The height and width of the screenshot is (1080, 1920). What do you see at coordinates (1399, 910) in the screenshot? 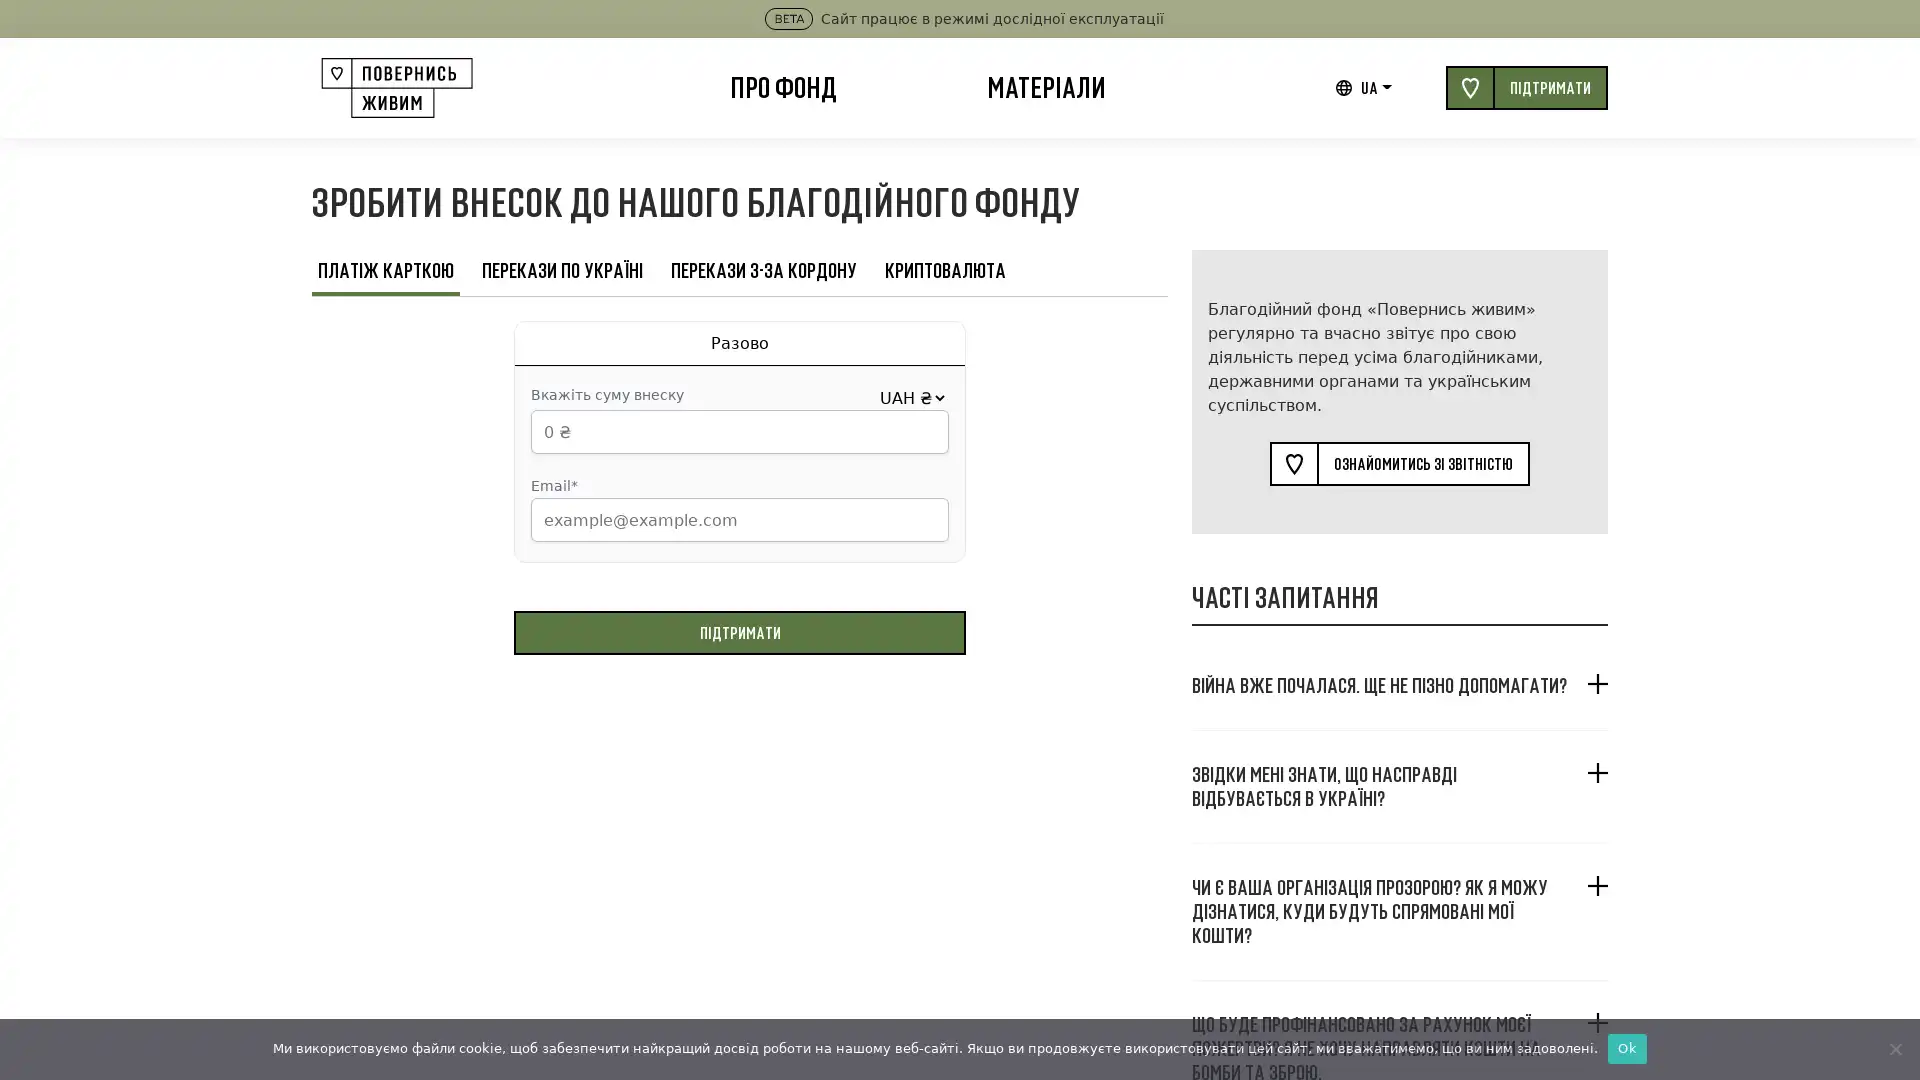
I see `?    ,     ?` at bounding box center [1399, 910].